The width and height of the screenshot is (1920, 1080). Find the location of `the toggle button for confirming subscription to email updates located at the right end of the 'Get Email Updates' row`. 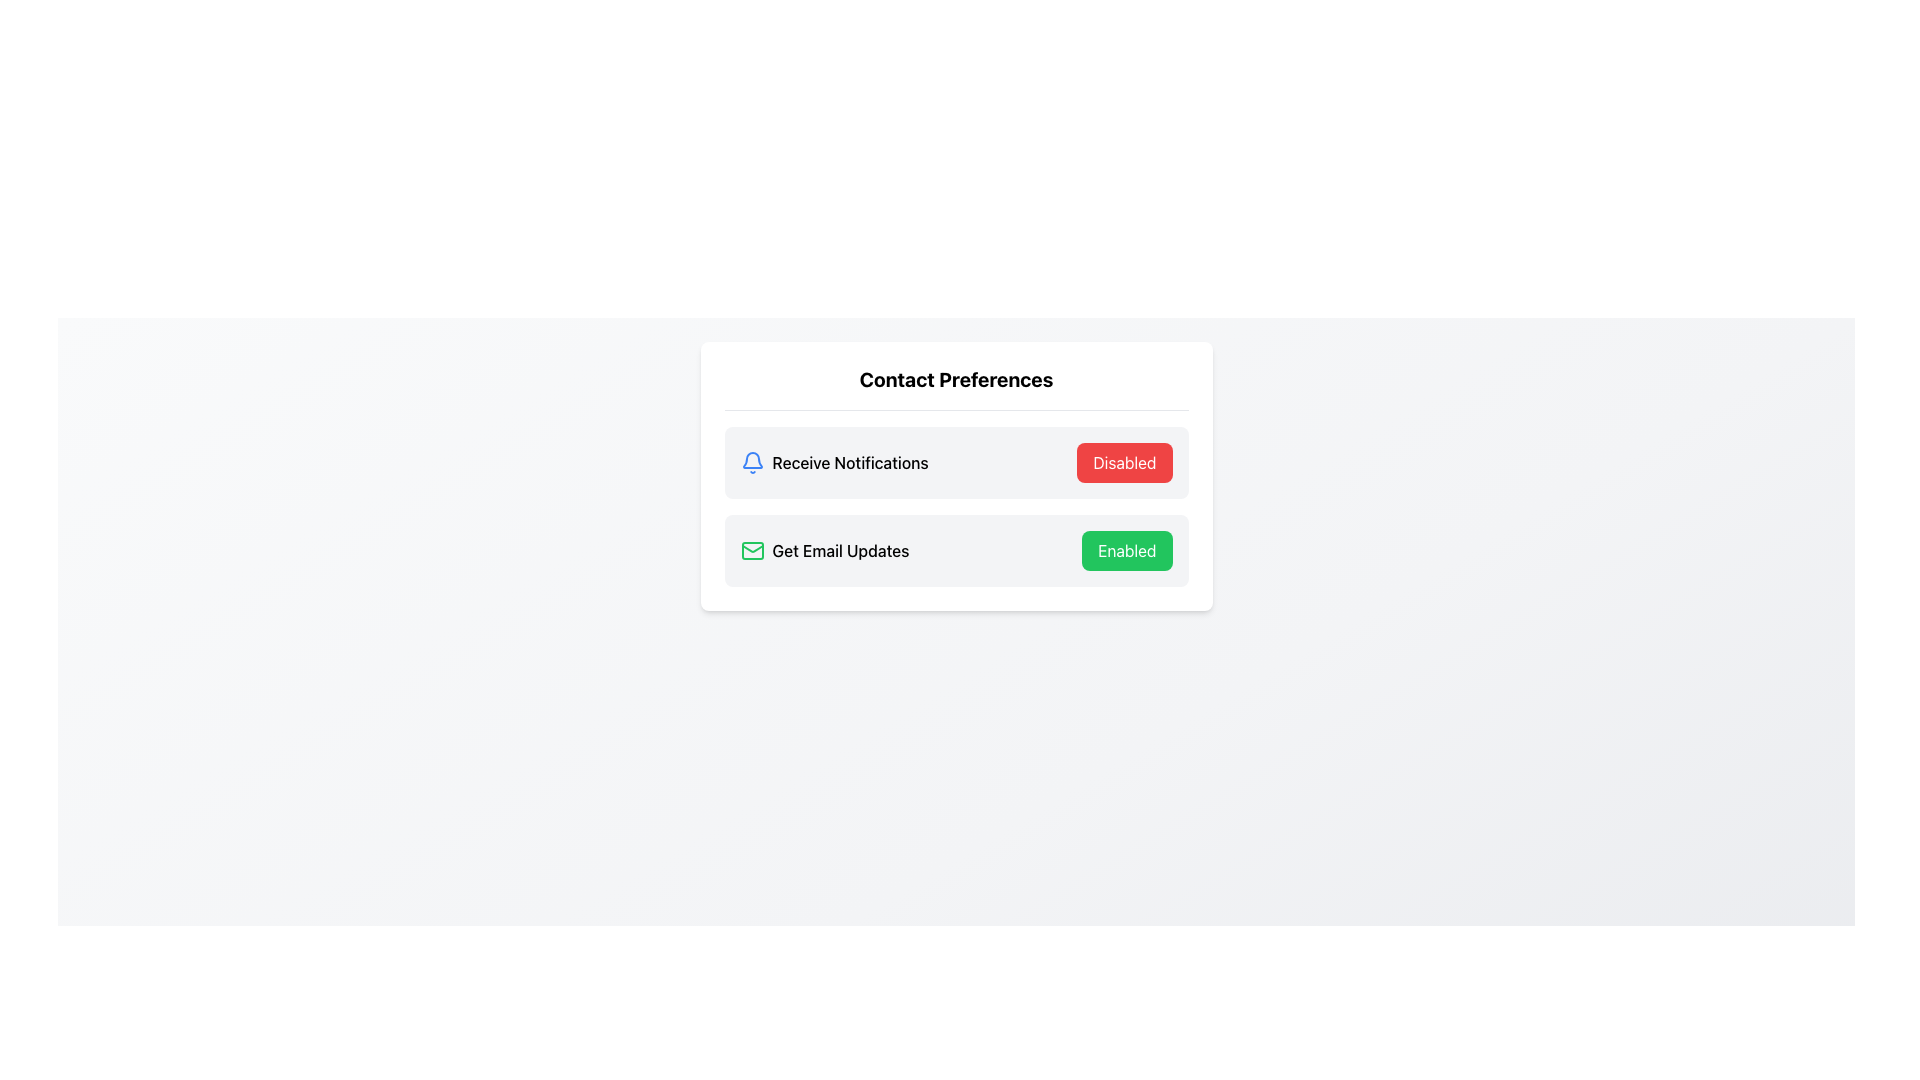

the toggle button for confirming subscription to email updates located at the right end of the 'Get Email Updates' row is located at coordinates (1127, 551).